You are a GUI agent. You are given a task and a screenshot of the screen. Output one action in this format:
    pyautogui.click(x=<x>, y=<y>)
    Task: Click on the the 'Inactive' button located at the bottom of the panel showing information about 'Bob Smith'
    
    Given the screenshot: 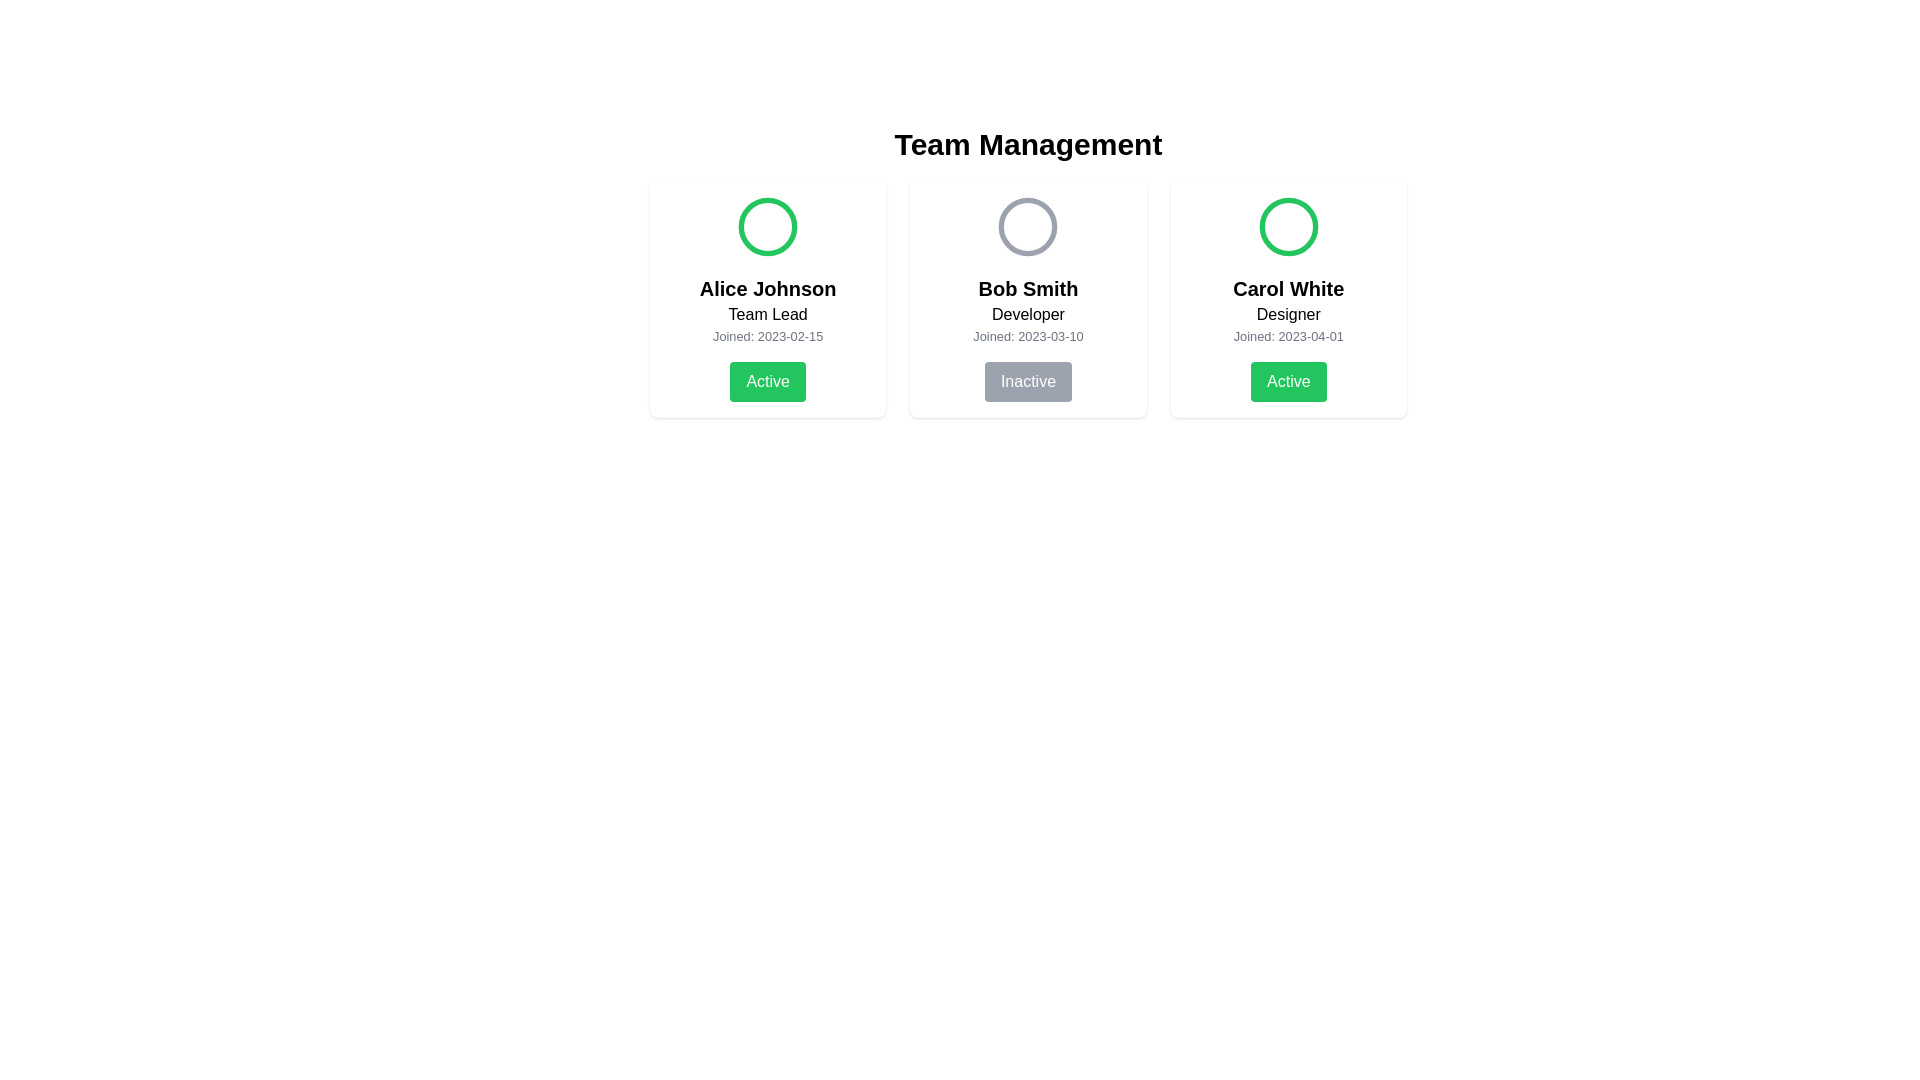 What is the action you would take?
    pyautogui.click(x=1028, y=382)
    